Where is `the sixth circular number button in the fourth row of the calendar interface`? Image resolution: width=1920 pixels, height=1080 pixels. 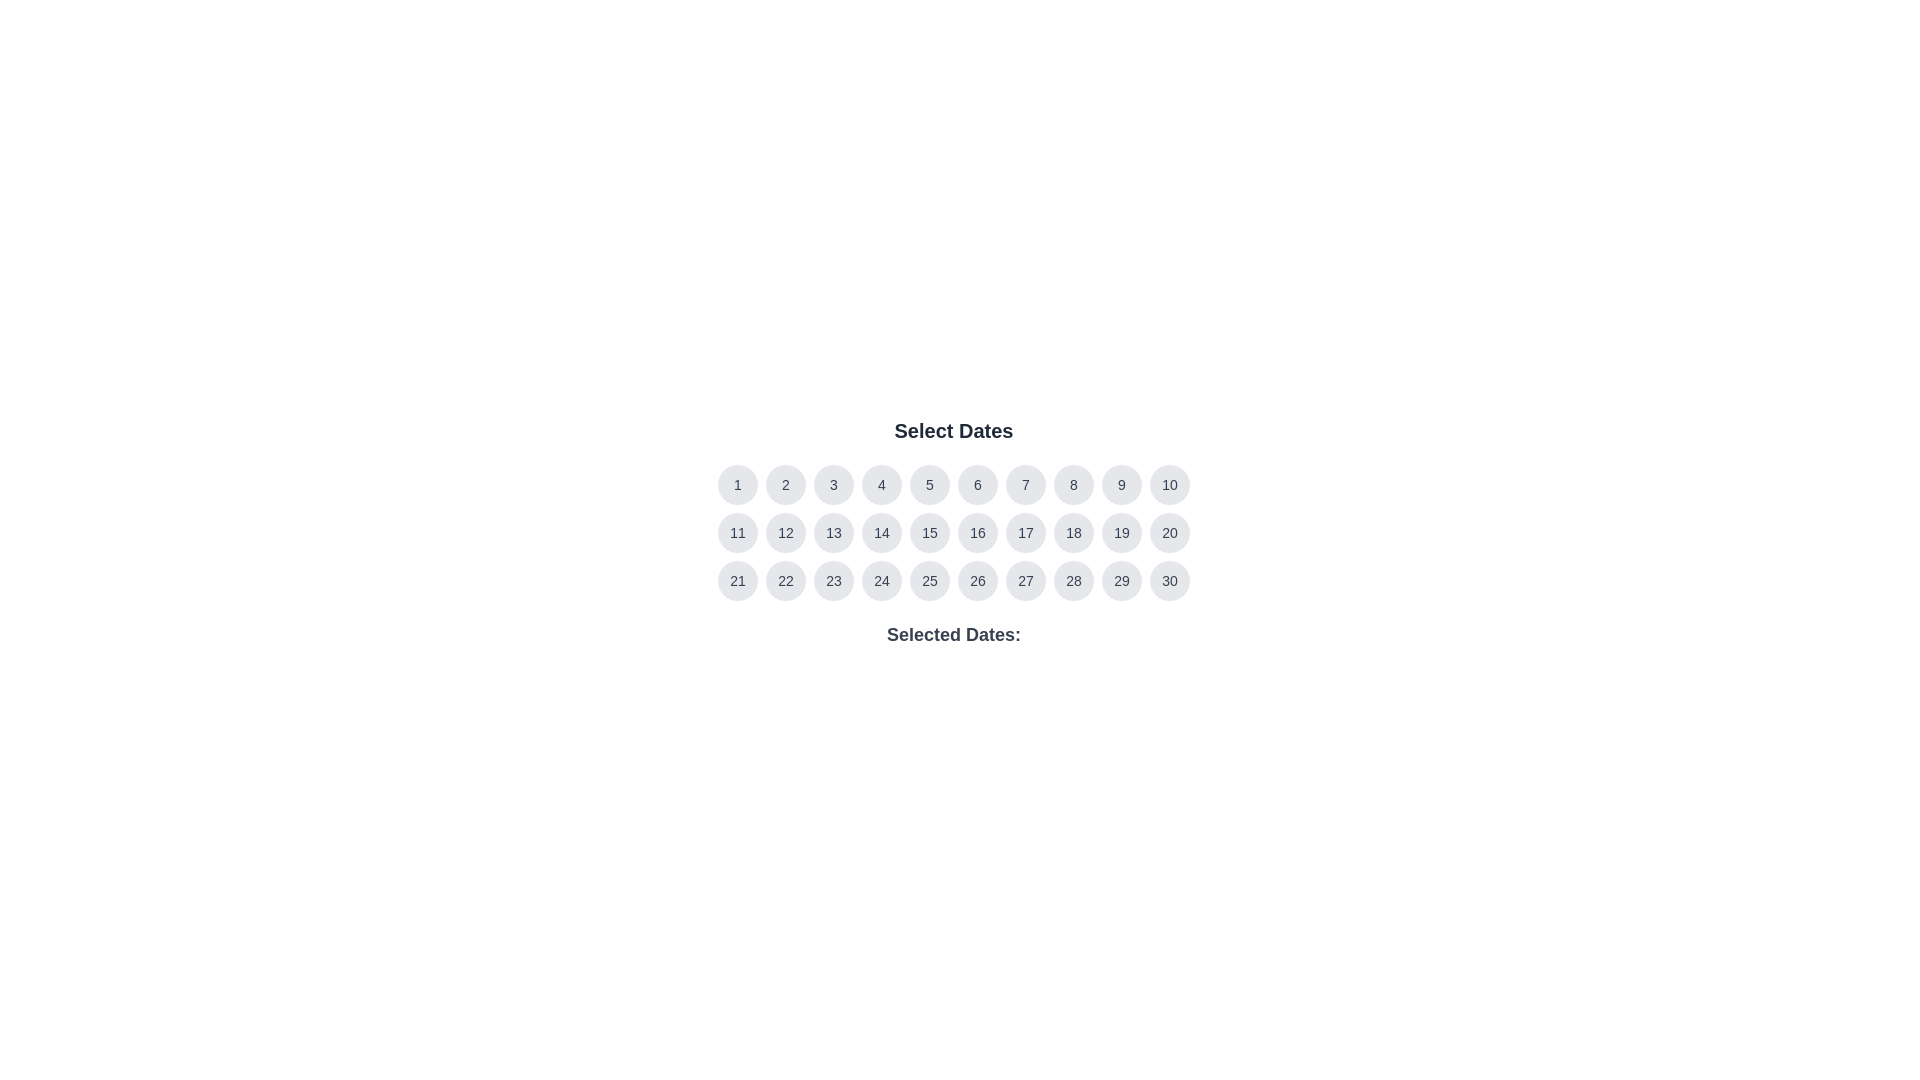 the sixth circular number button in the fourth row of the calendar interface is located at coordinates (978, 581).